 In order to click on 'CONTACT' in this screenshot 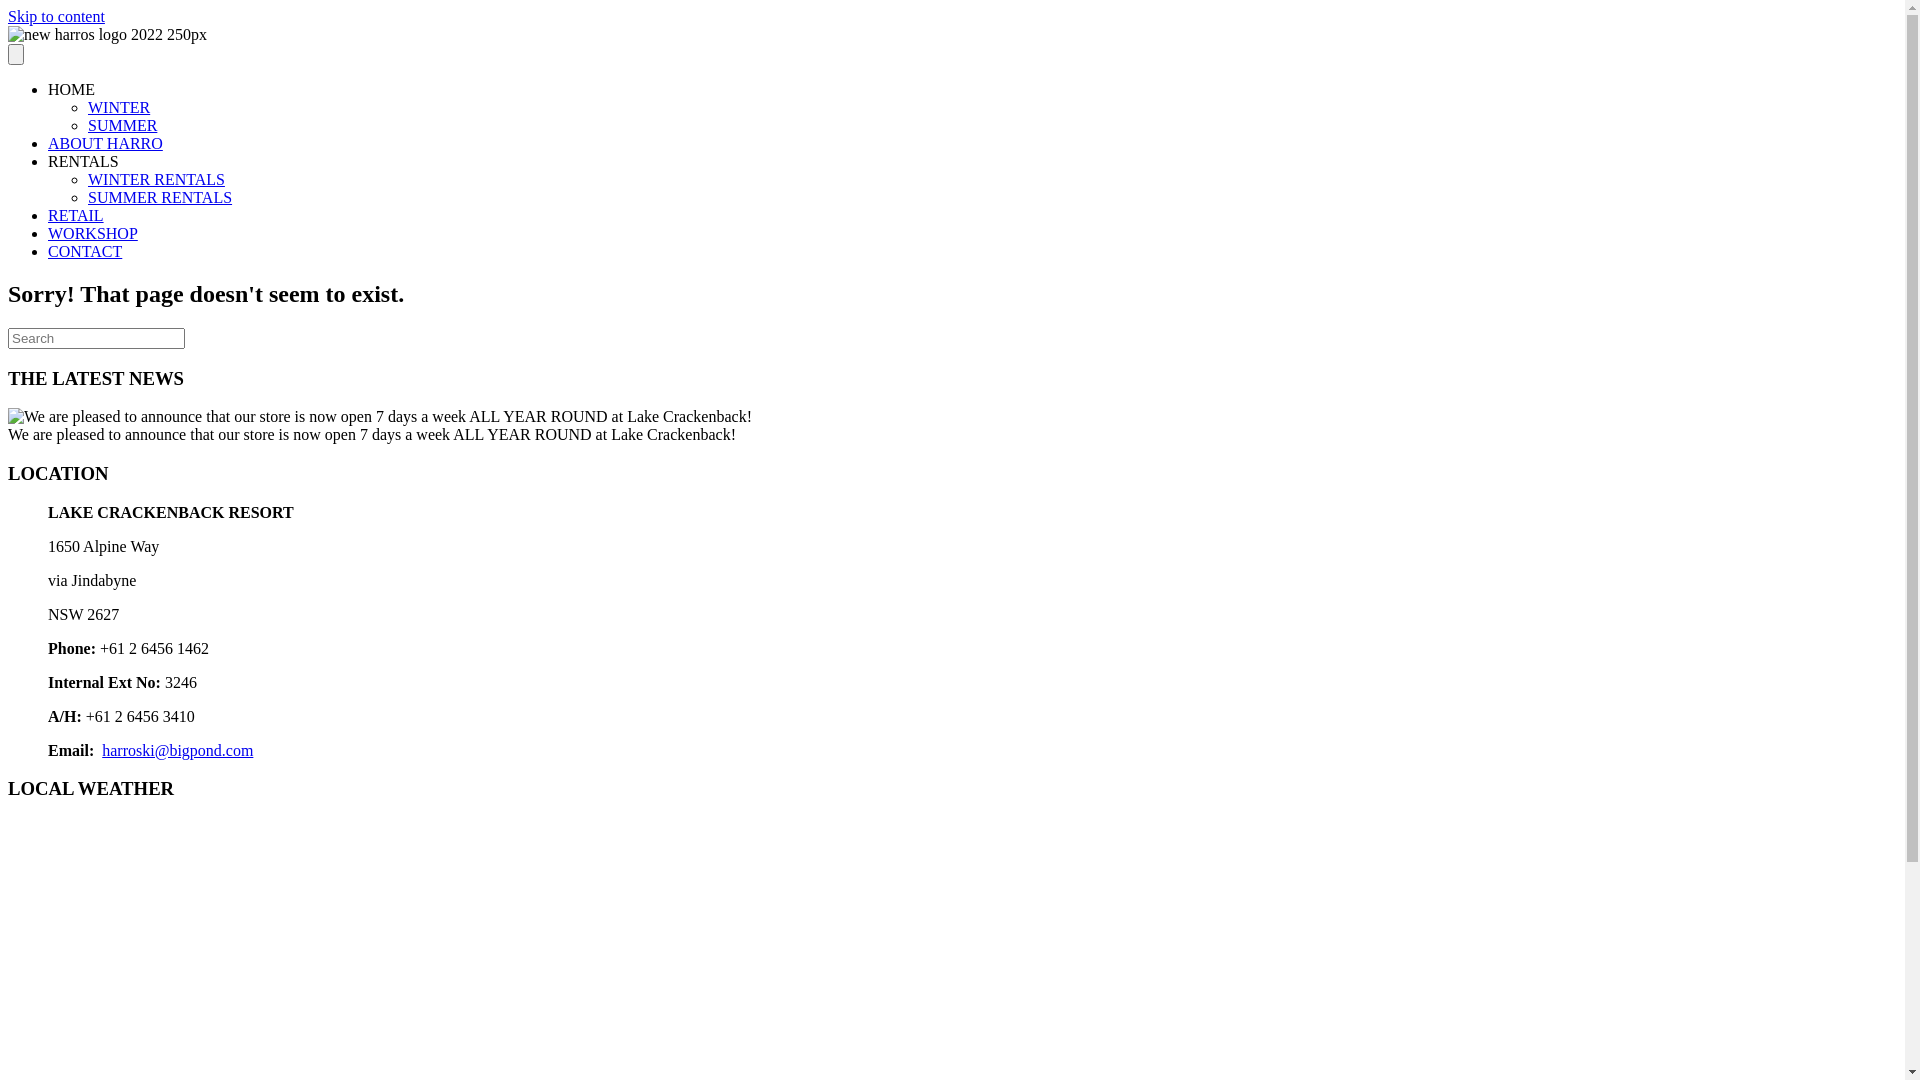, I will do `click(84, 250)`.